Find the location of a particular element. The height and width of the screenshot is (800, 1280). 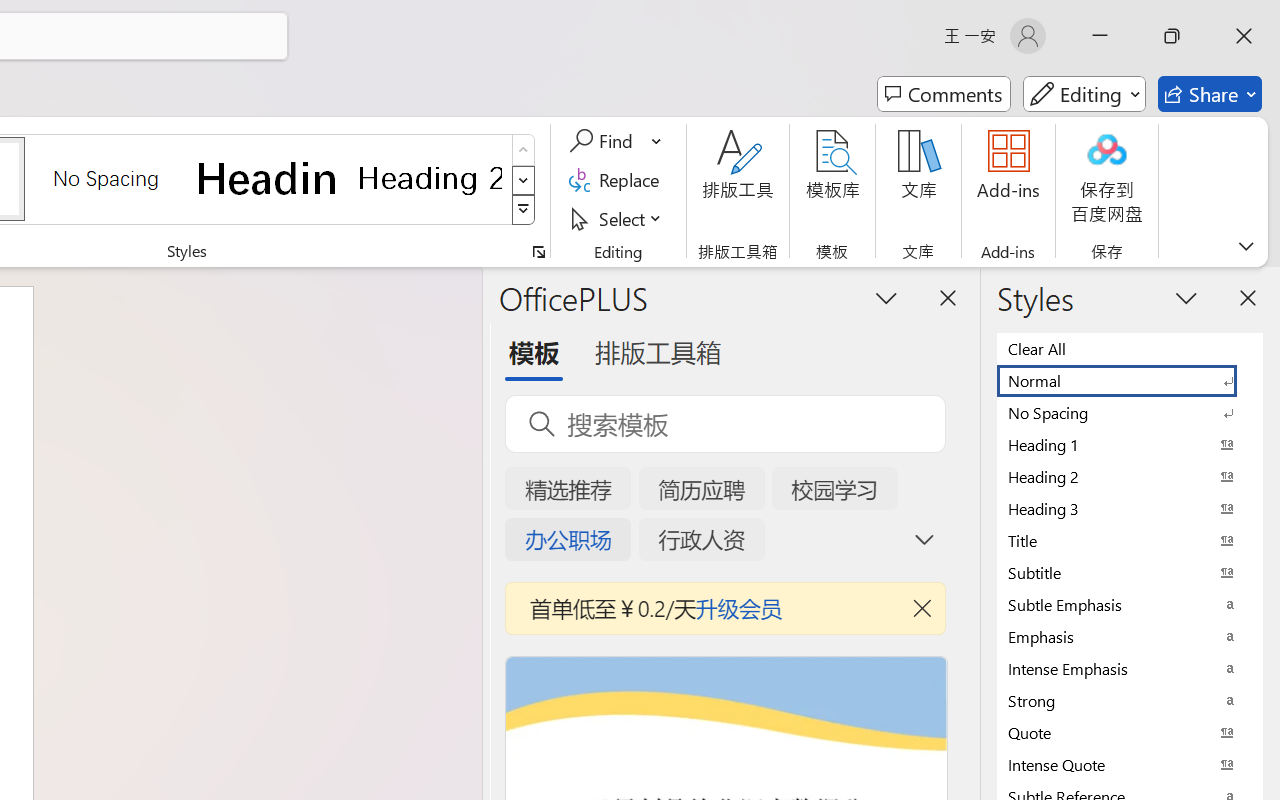

'Task Pane Options' is located at coordinates (886, 297).